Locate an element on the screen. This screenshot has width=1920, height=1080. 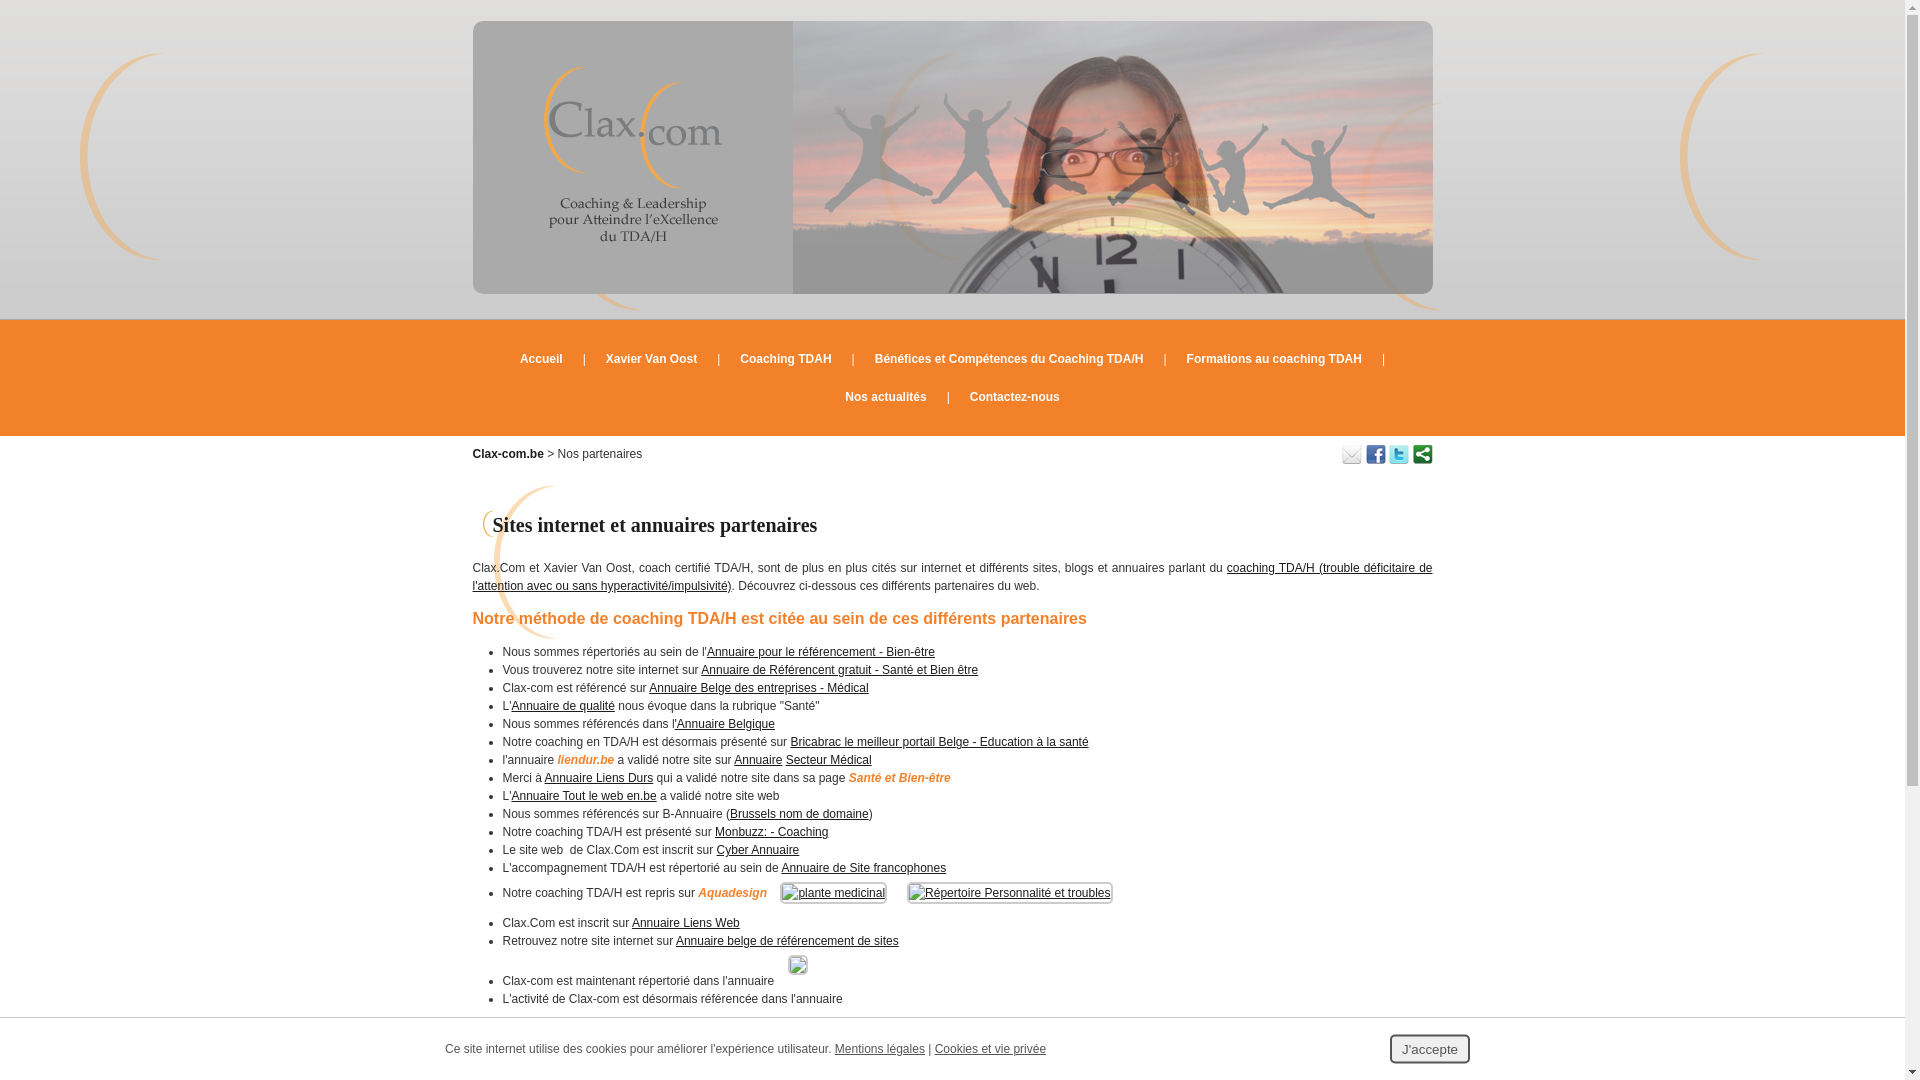
'Contactez-nous' is located at coordinates (1014, 397).